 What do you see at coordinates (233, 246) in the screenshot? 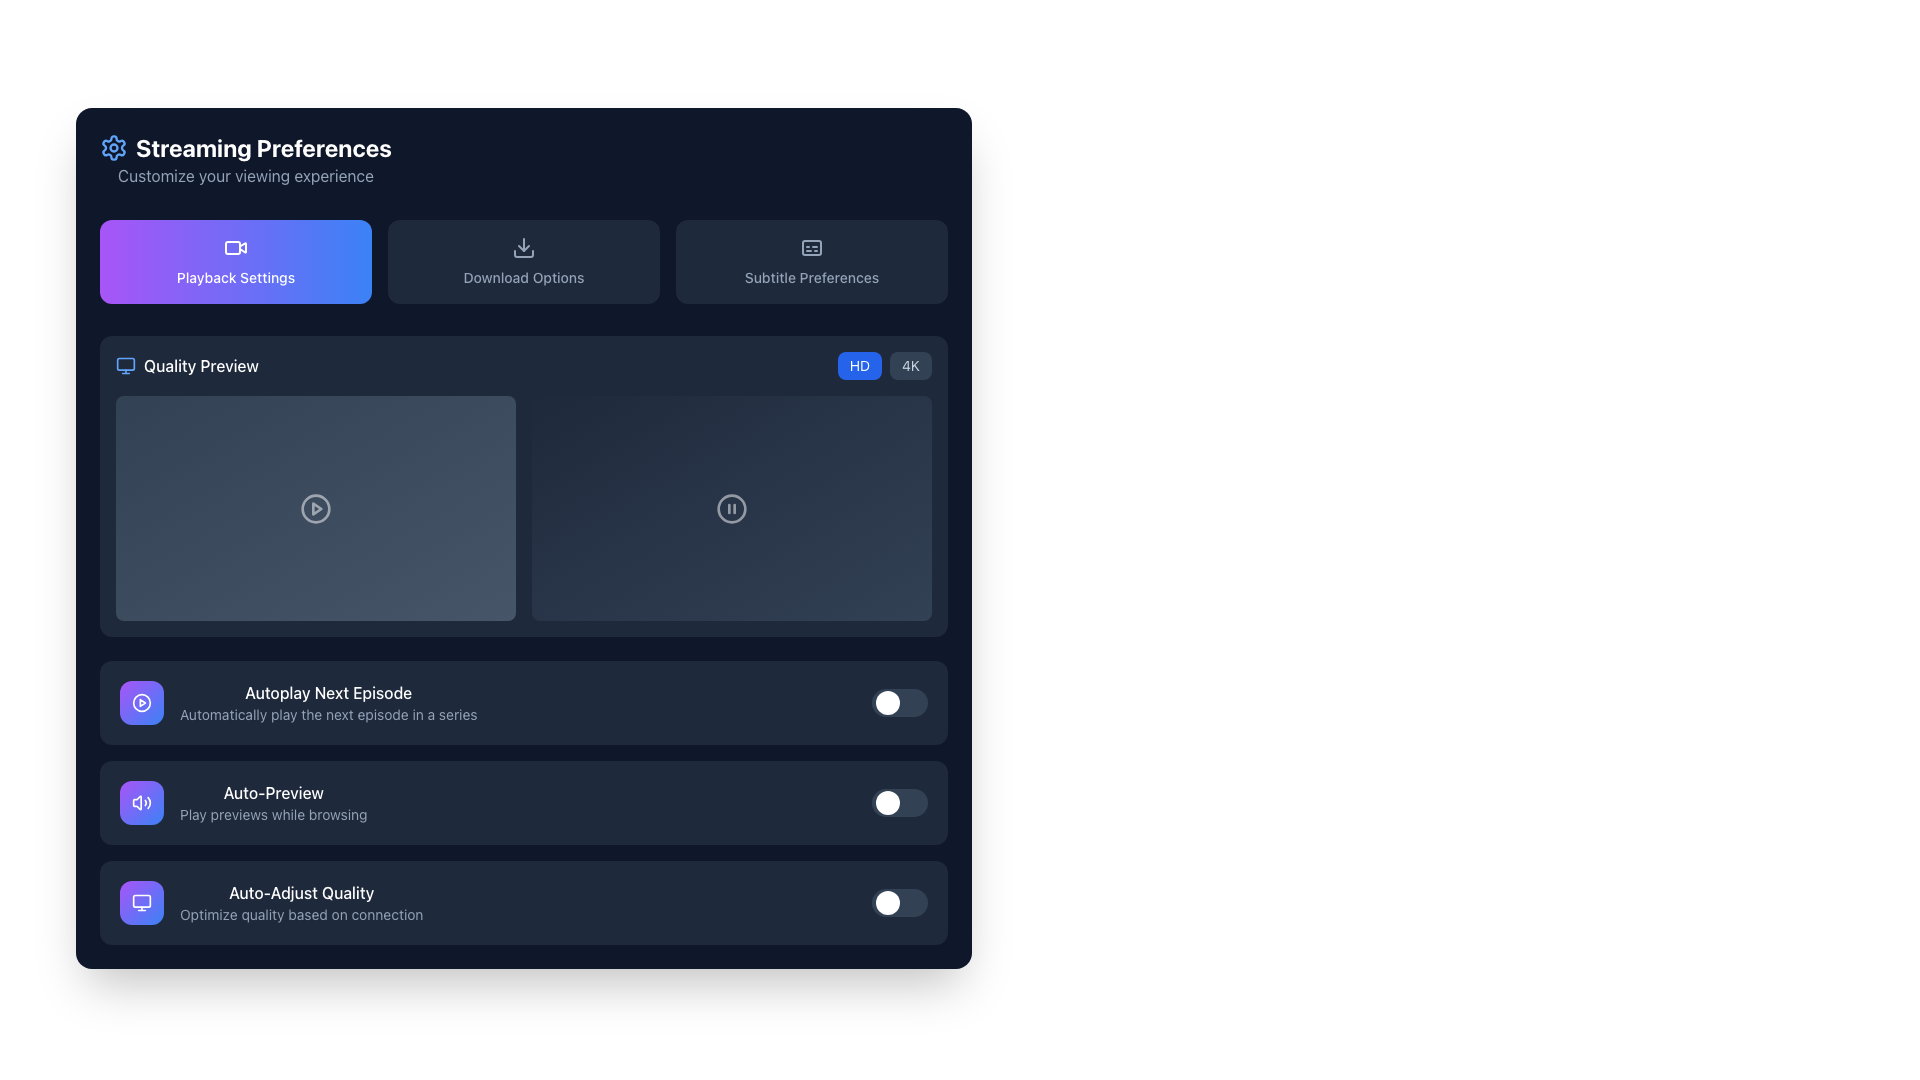
I see `the blue rectangular graphical component with rounded corners located near the video-related icon` at bounding box center [233, 246].